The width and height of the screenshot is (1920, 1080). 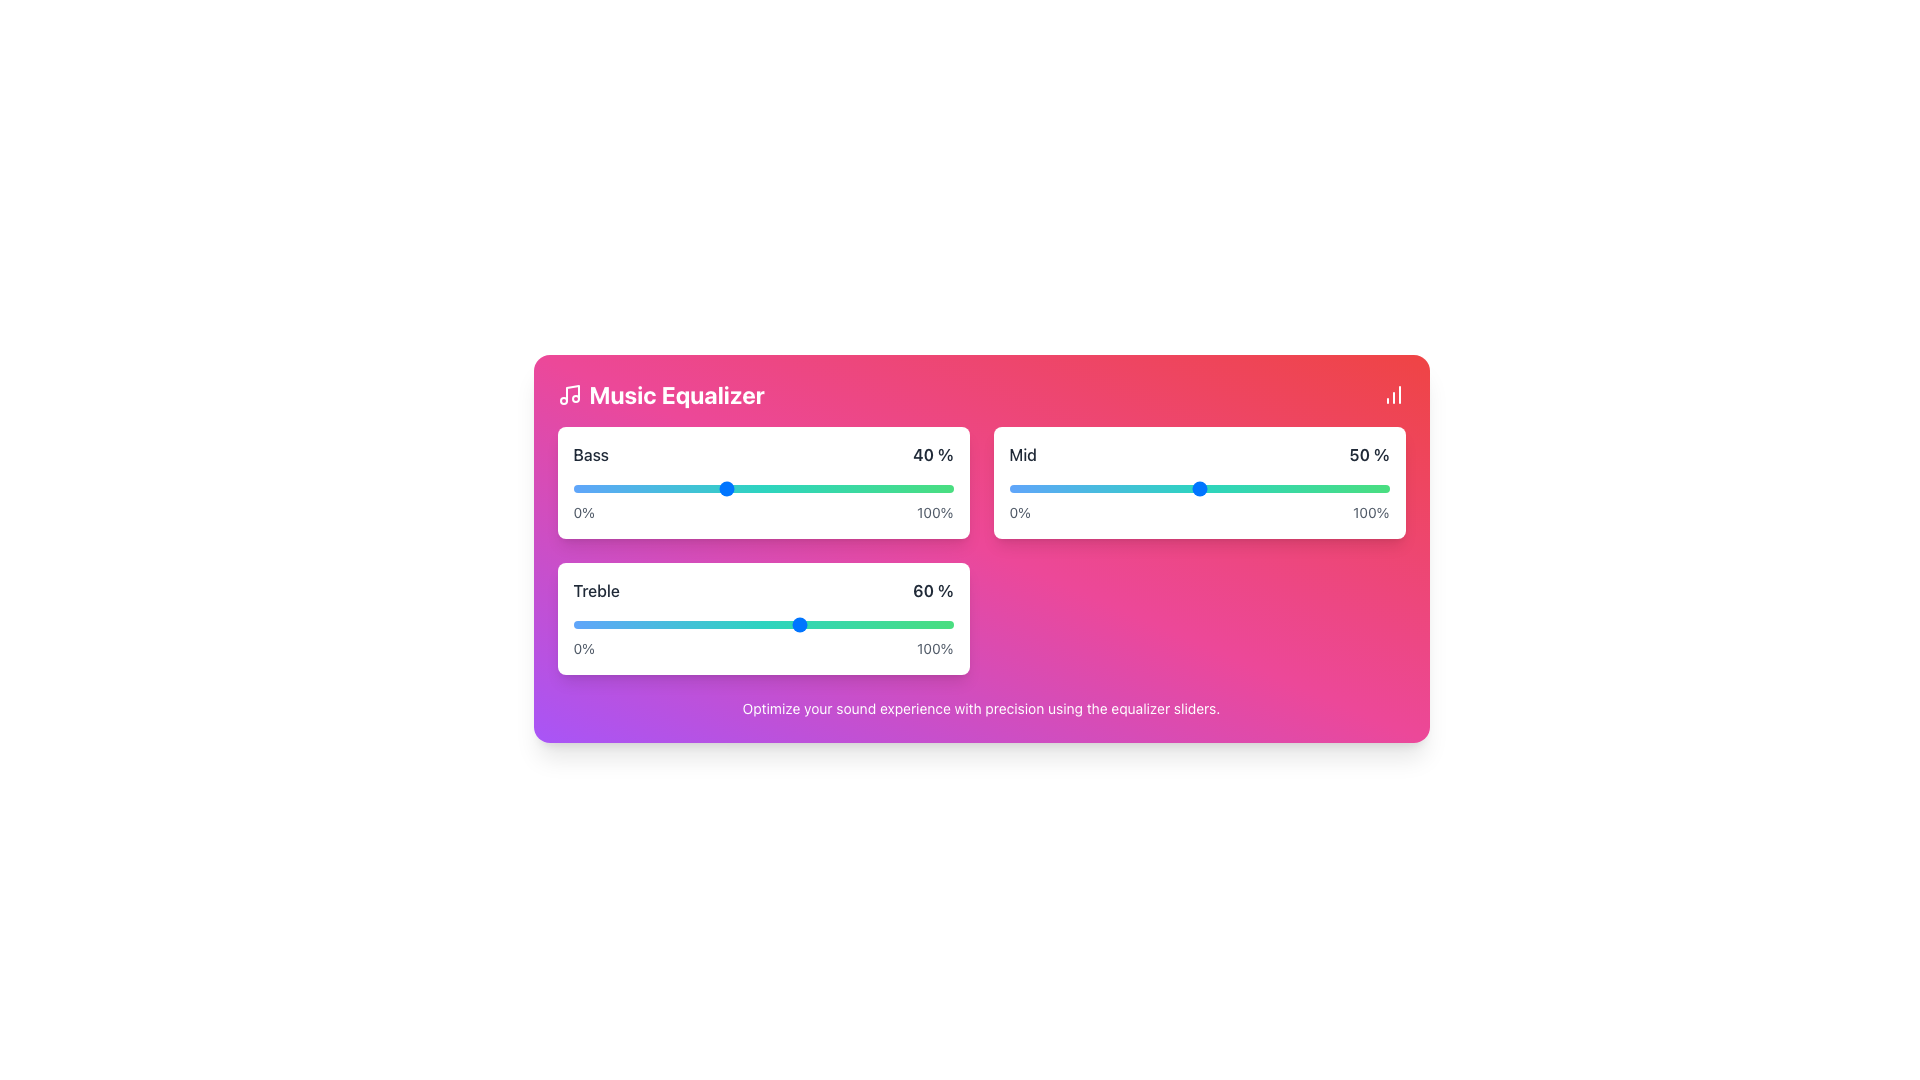 I want to click on the mid-level equalizer, so click(x=1369, y=489).